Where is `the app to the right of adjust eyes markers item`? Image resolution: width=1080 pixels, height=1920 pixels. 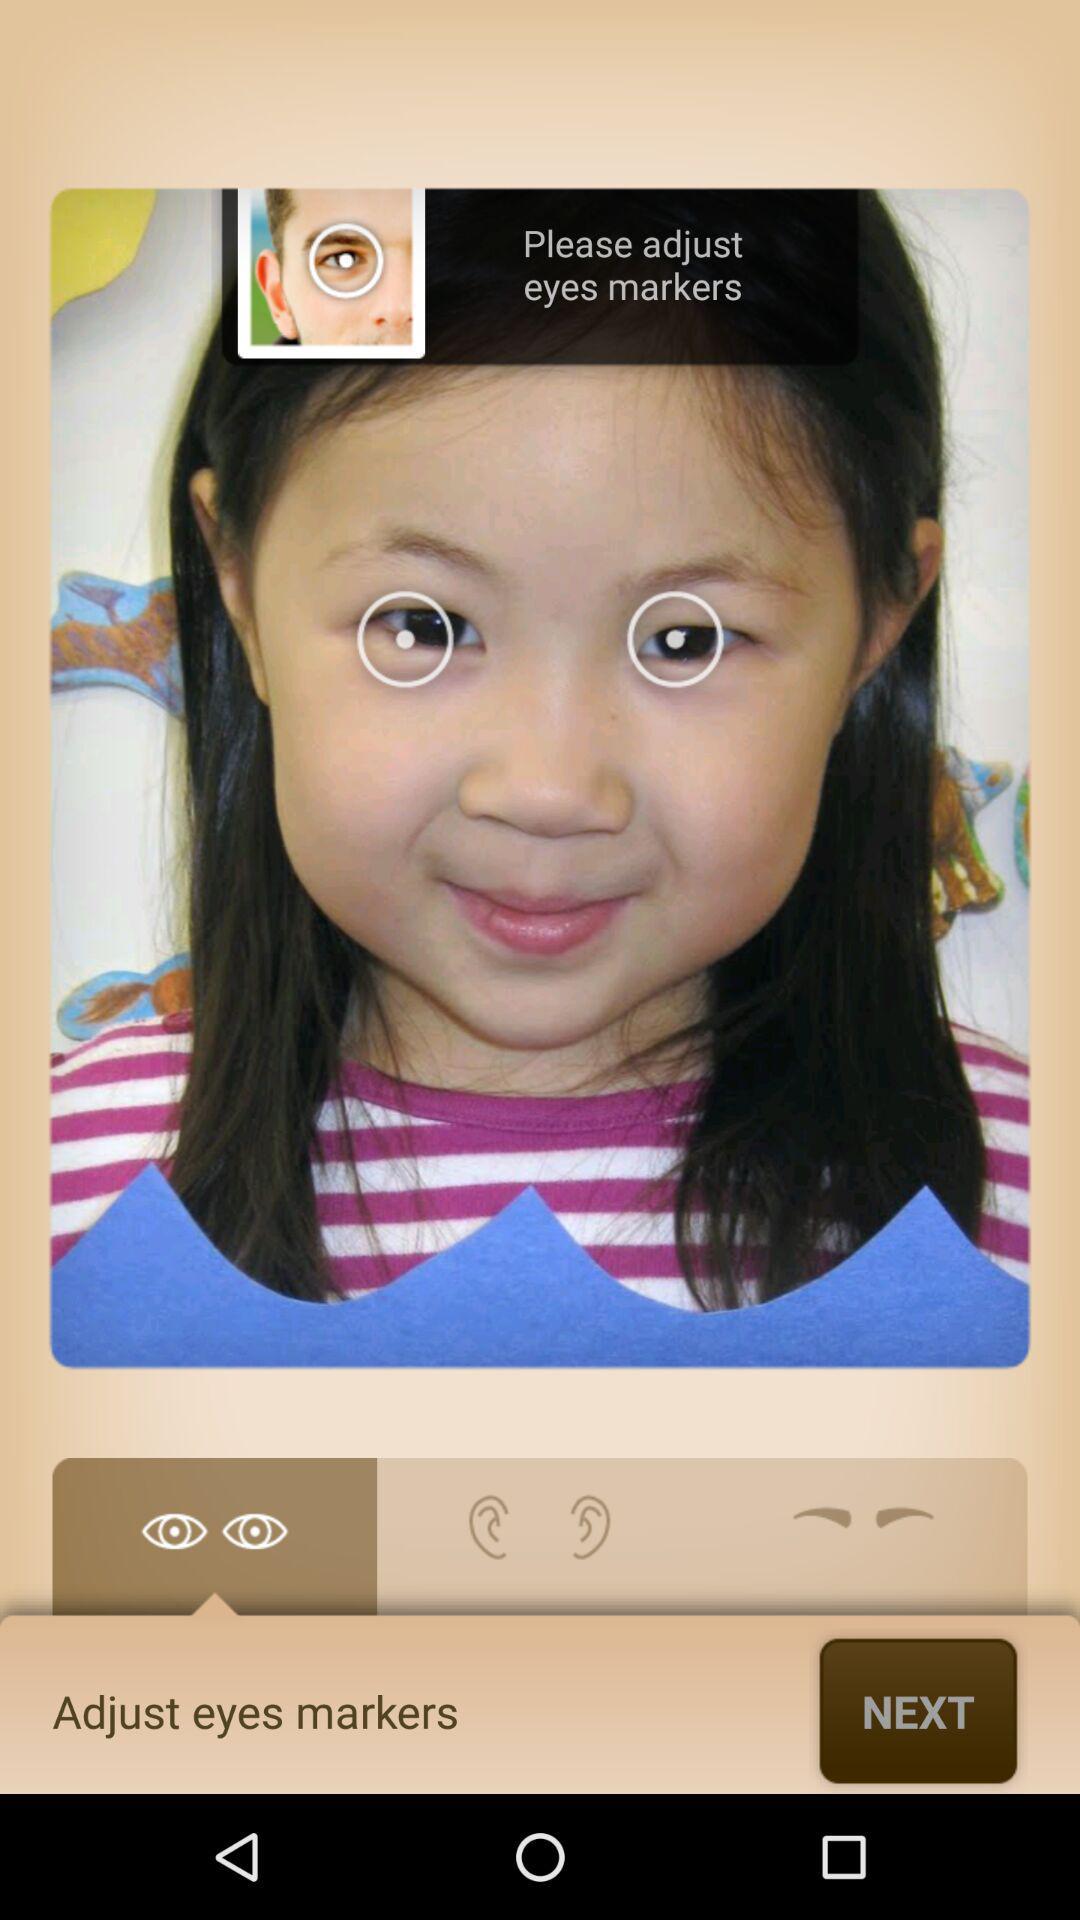
the app to the right of adjust eyes markers item is located at coordinates (918, 1710).